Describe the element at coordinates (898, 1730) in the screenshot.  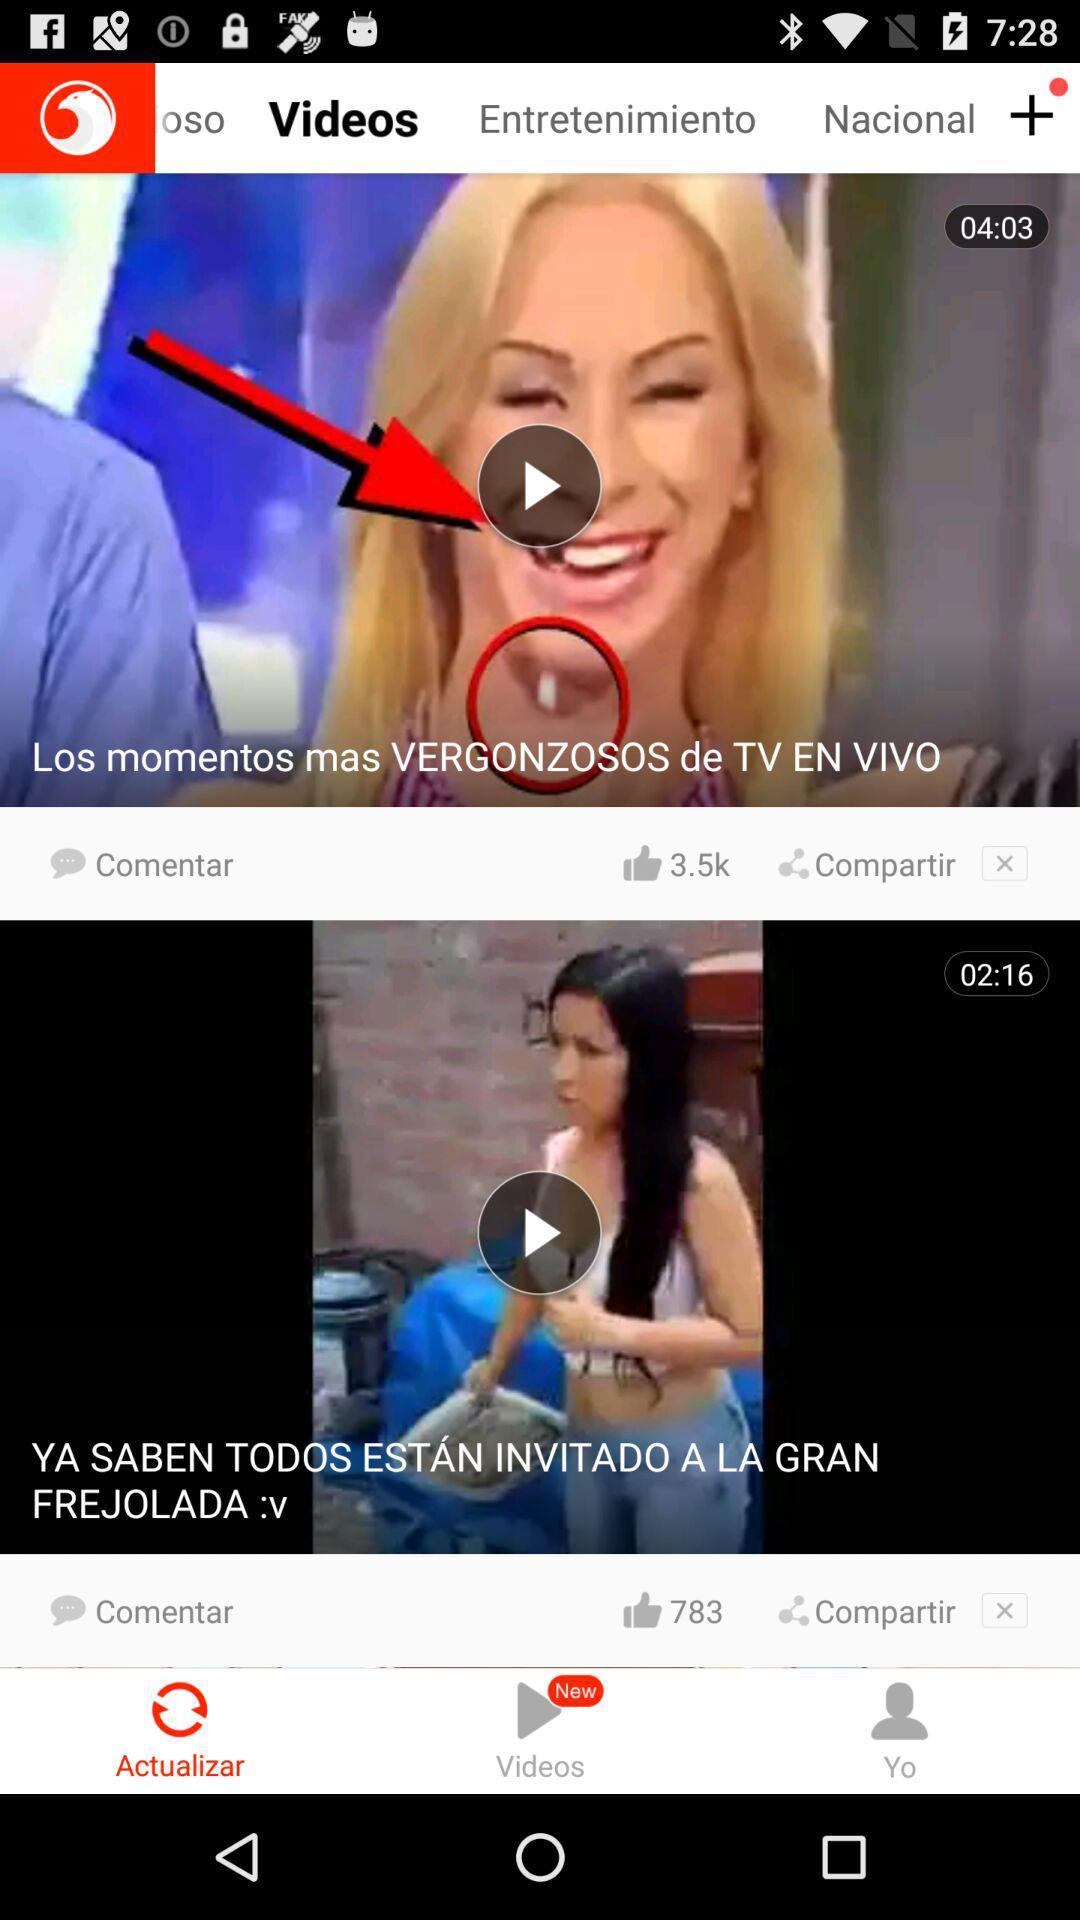
I see `the yo` at that location.